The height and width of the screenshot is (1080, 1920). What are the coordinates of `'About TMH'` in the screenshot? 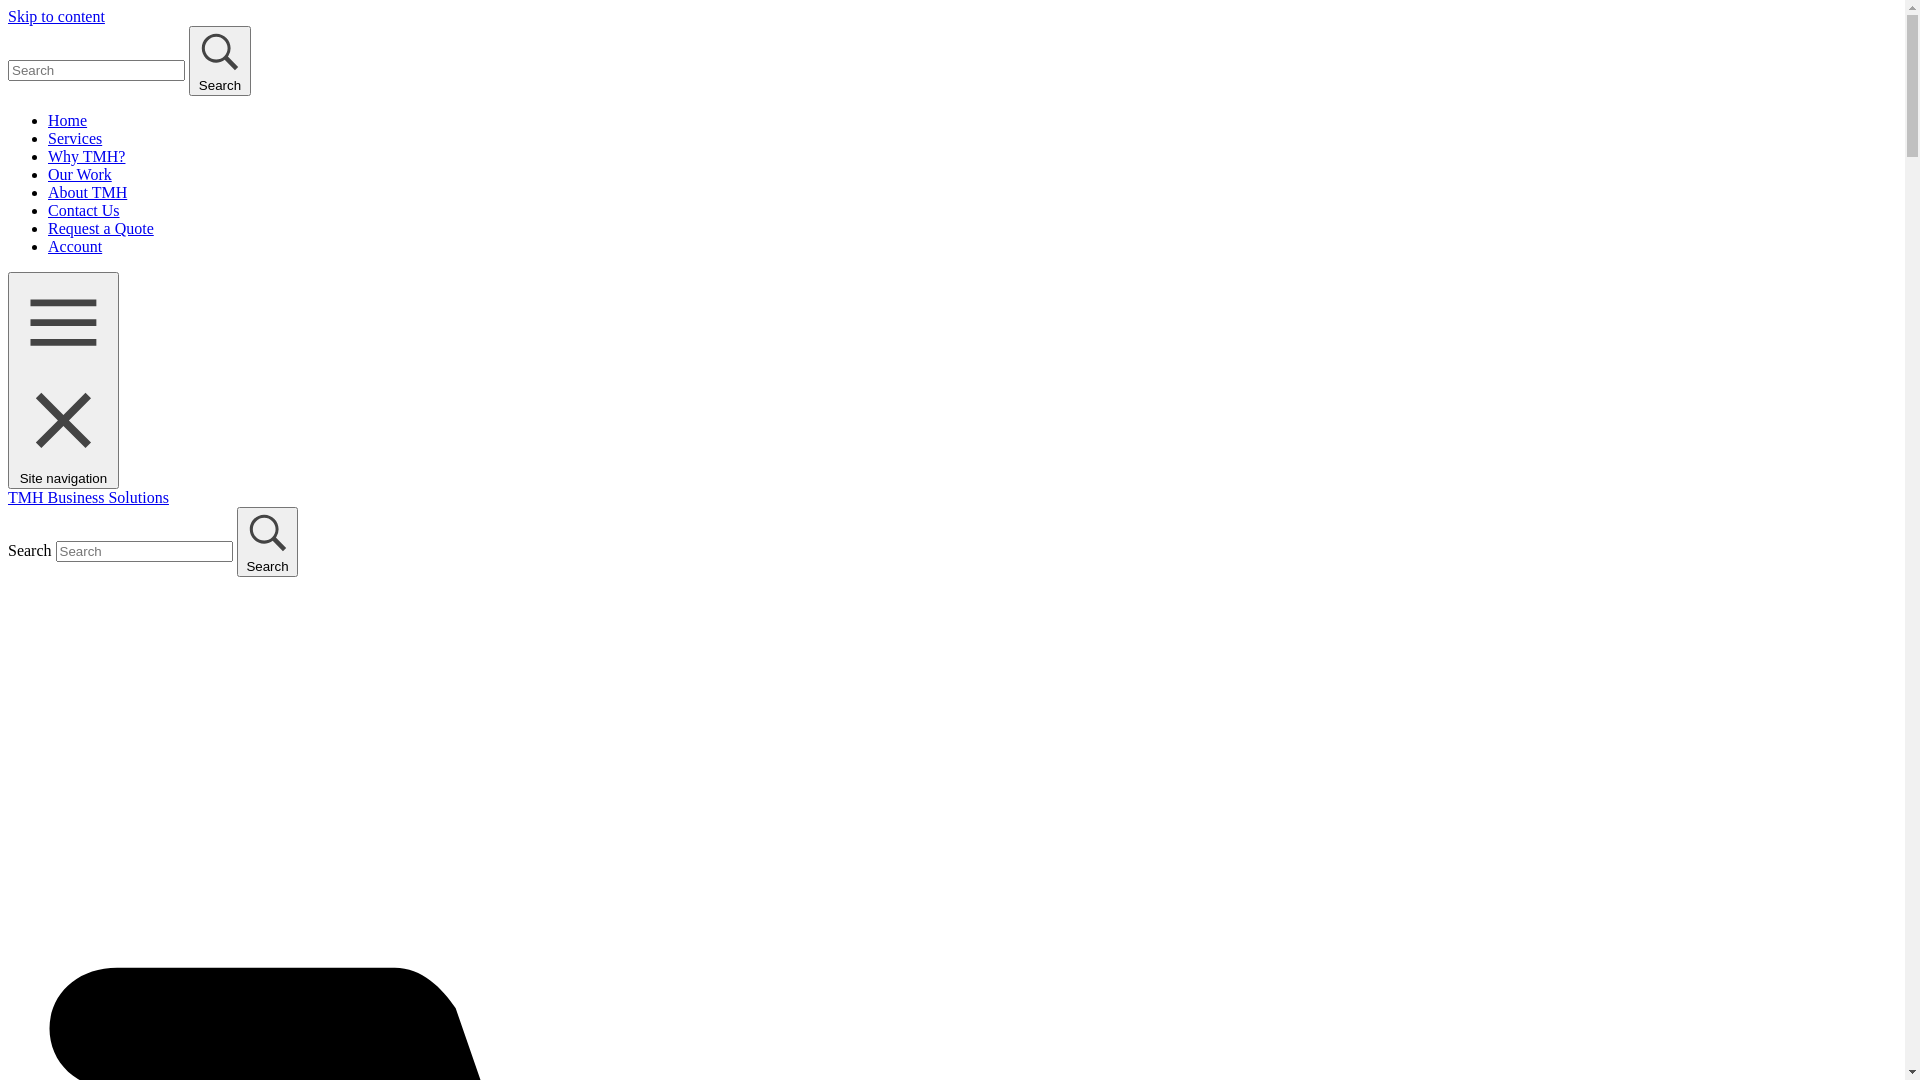 It's located at (86, 192).